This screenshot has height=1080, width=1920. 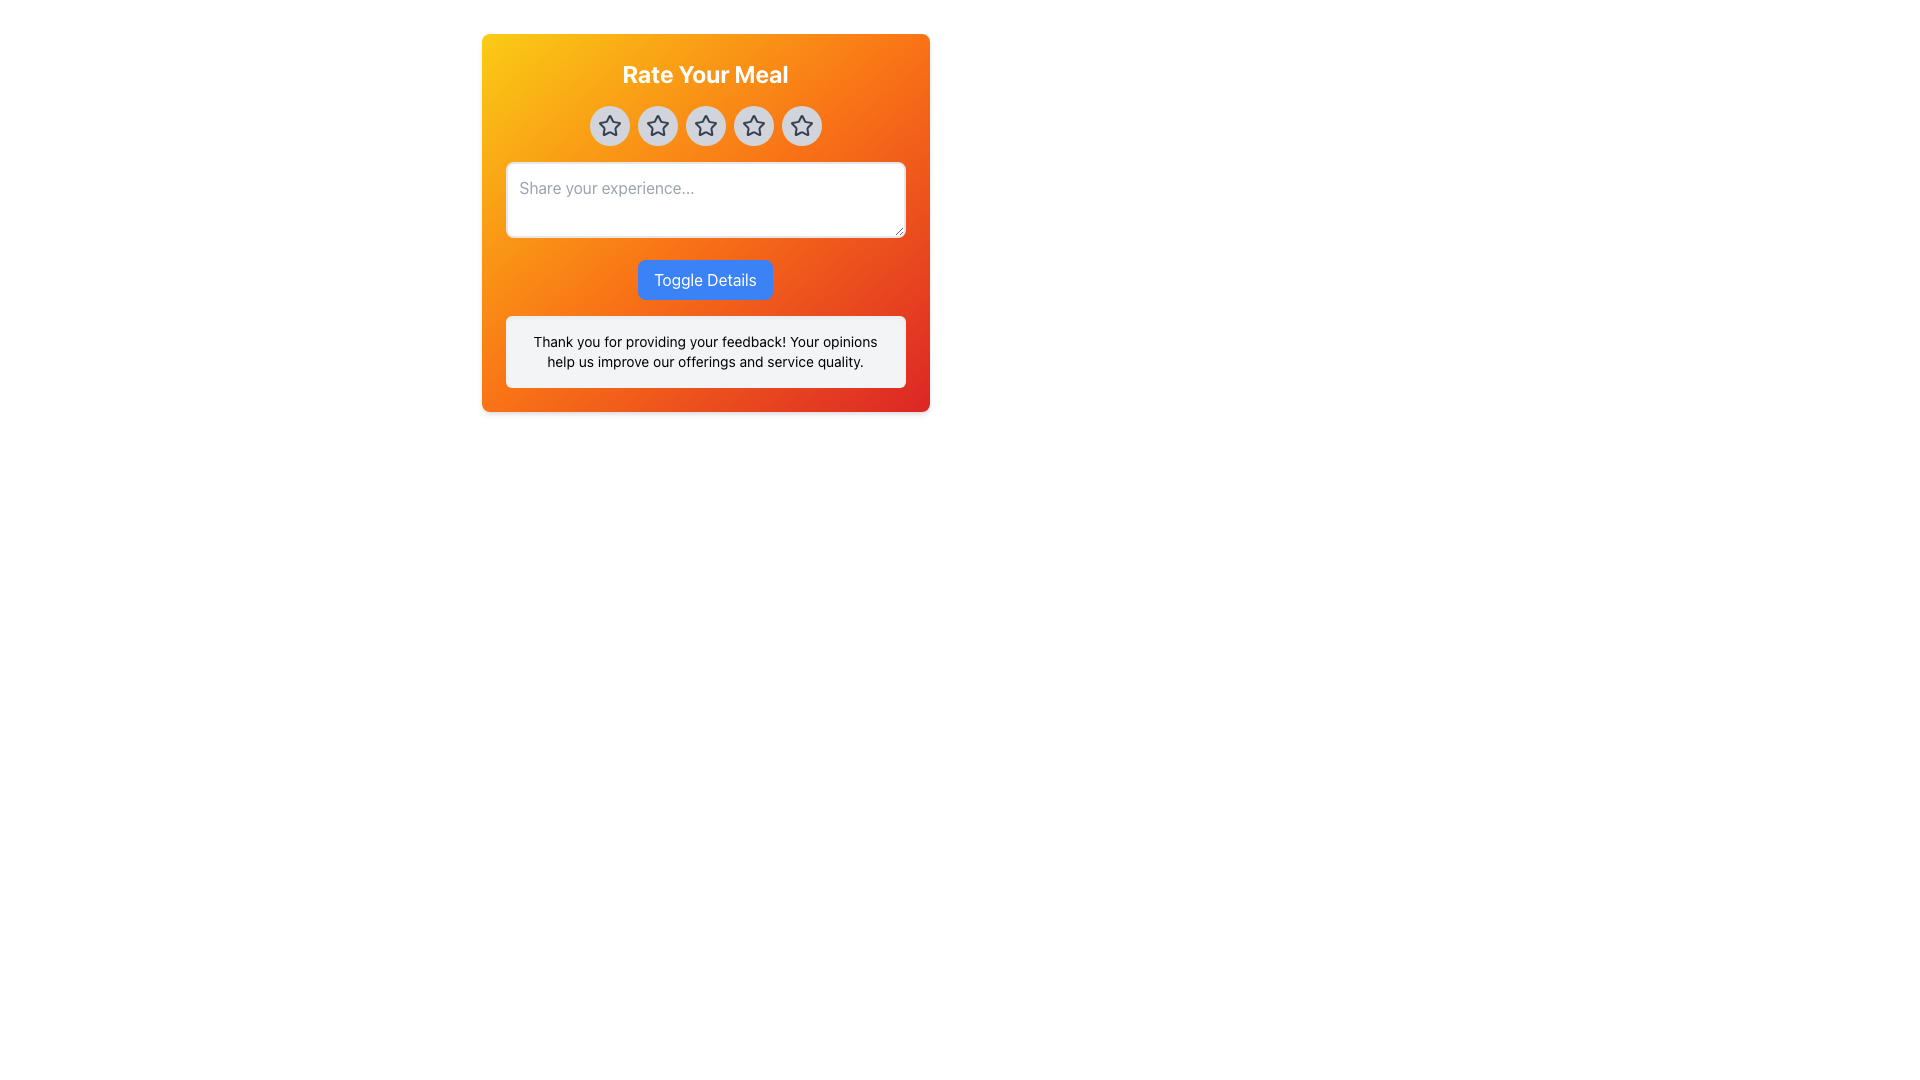 What do you see at coordinates (608, 126) in the screenshot?
I see `the first star in the five-star rating system` at bounding box center [608, 126].